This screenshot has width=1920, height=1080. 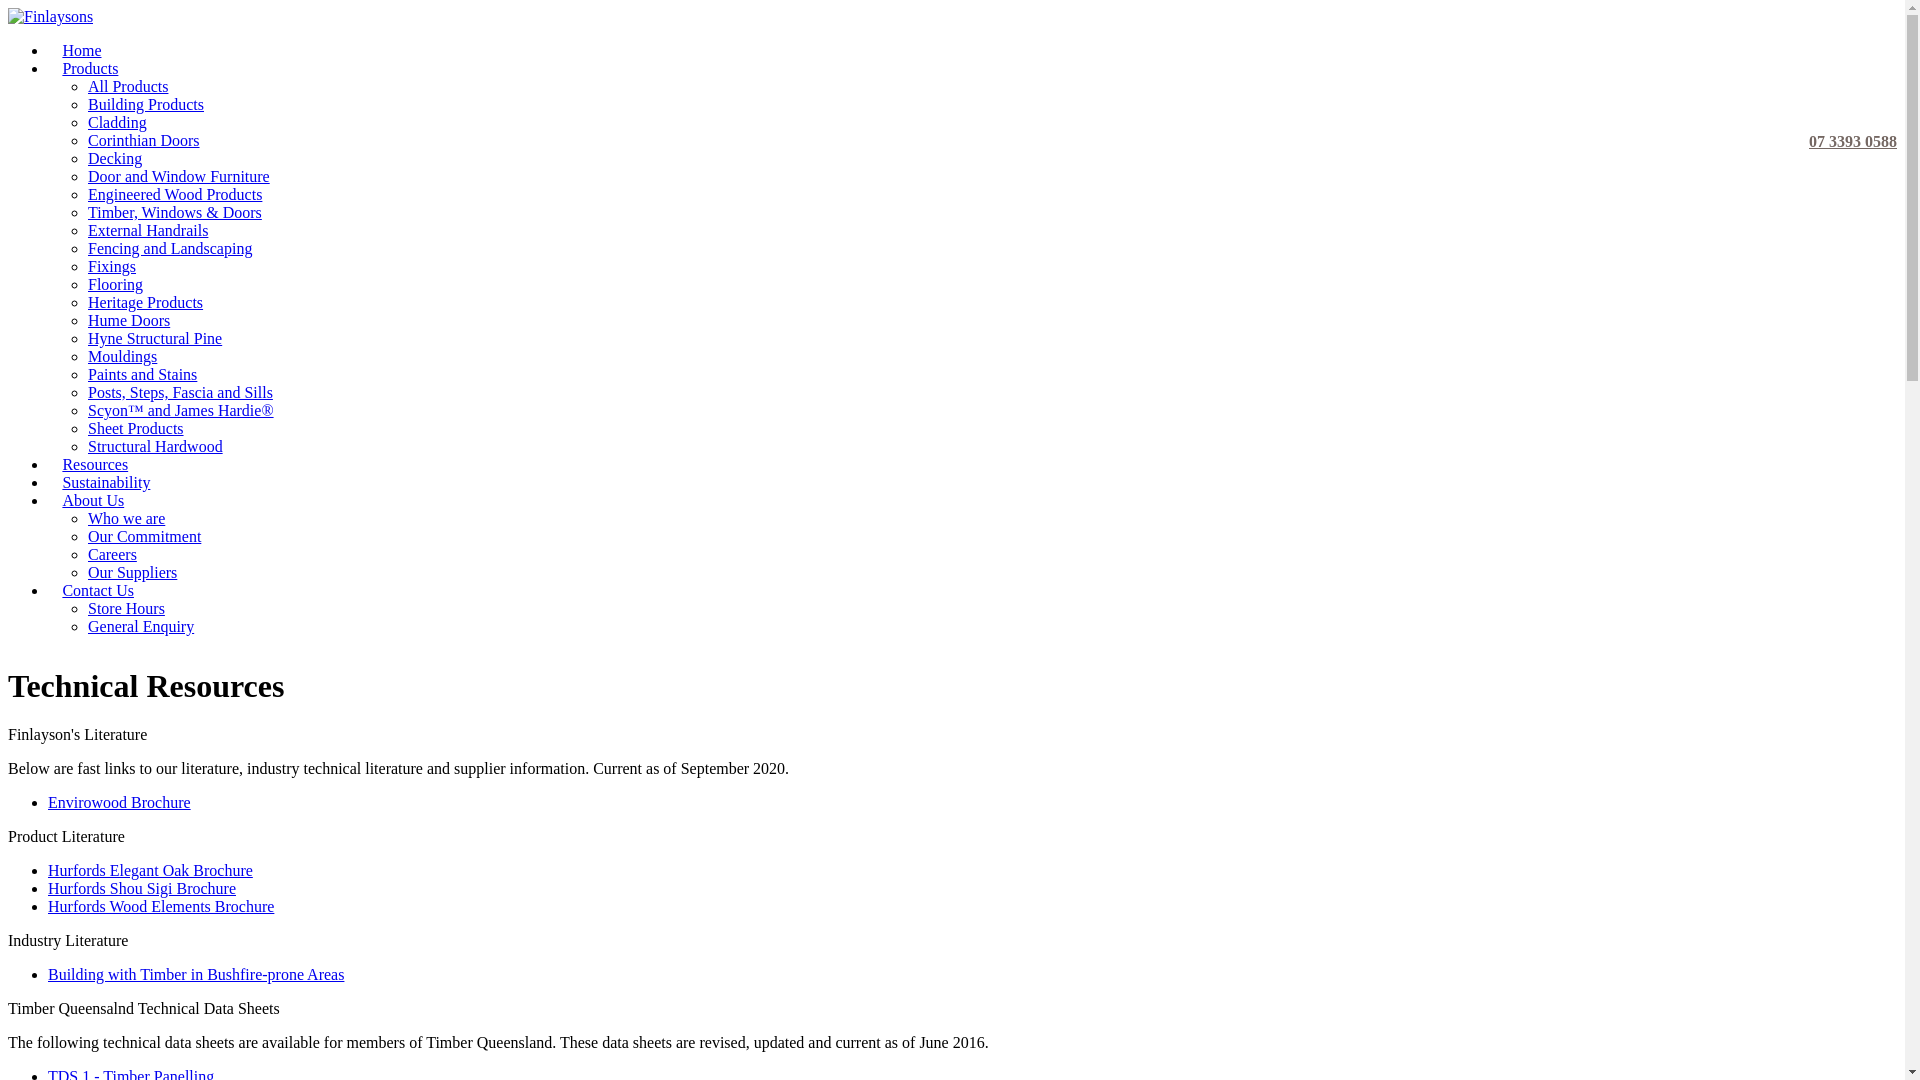 I want to click on 'Decking', so click(x=86, y=157).